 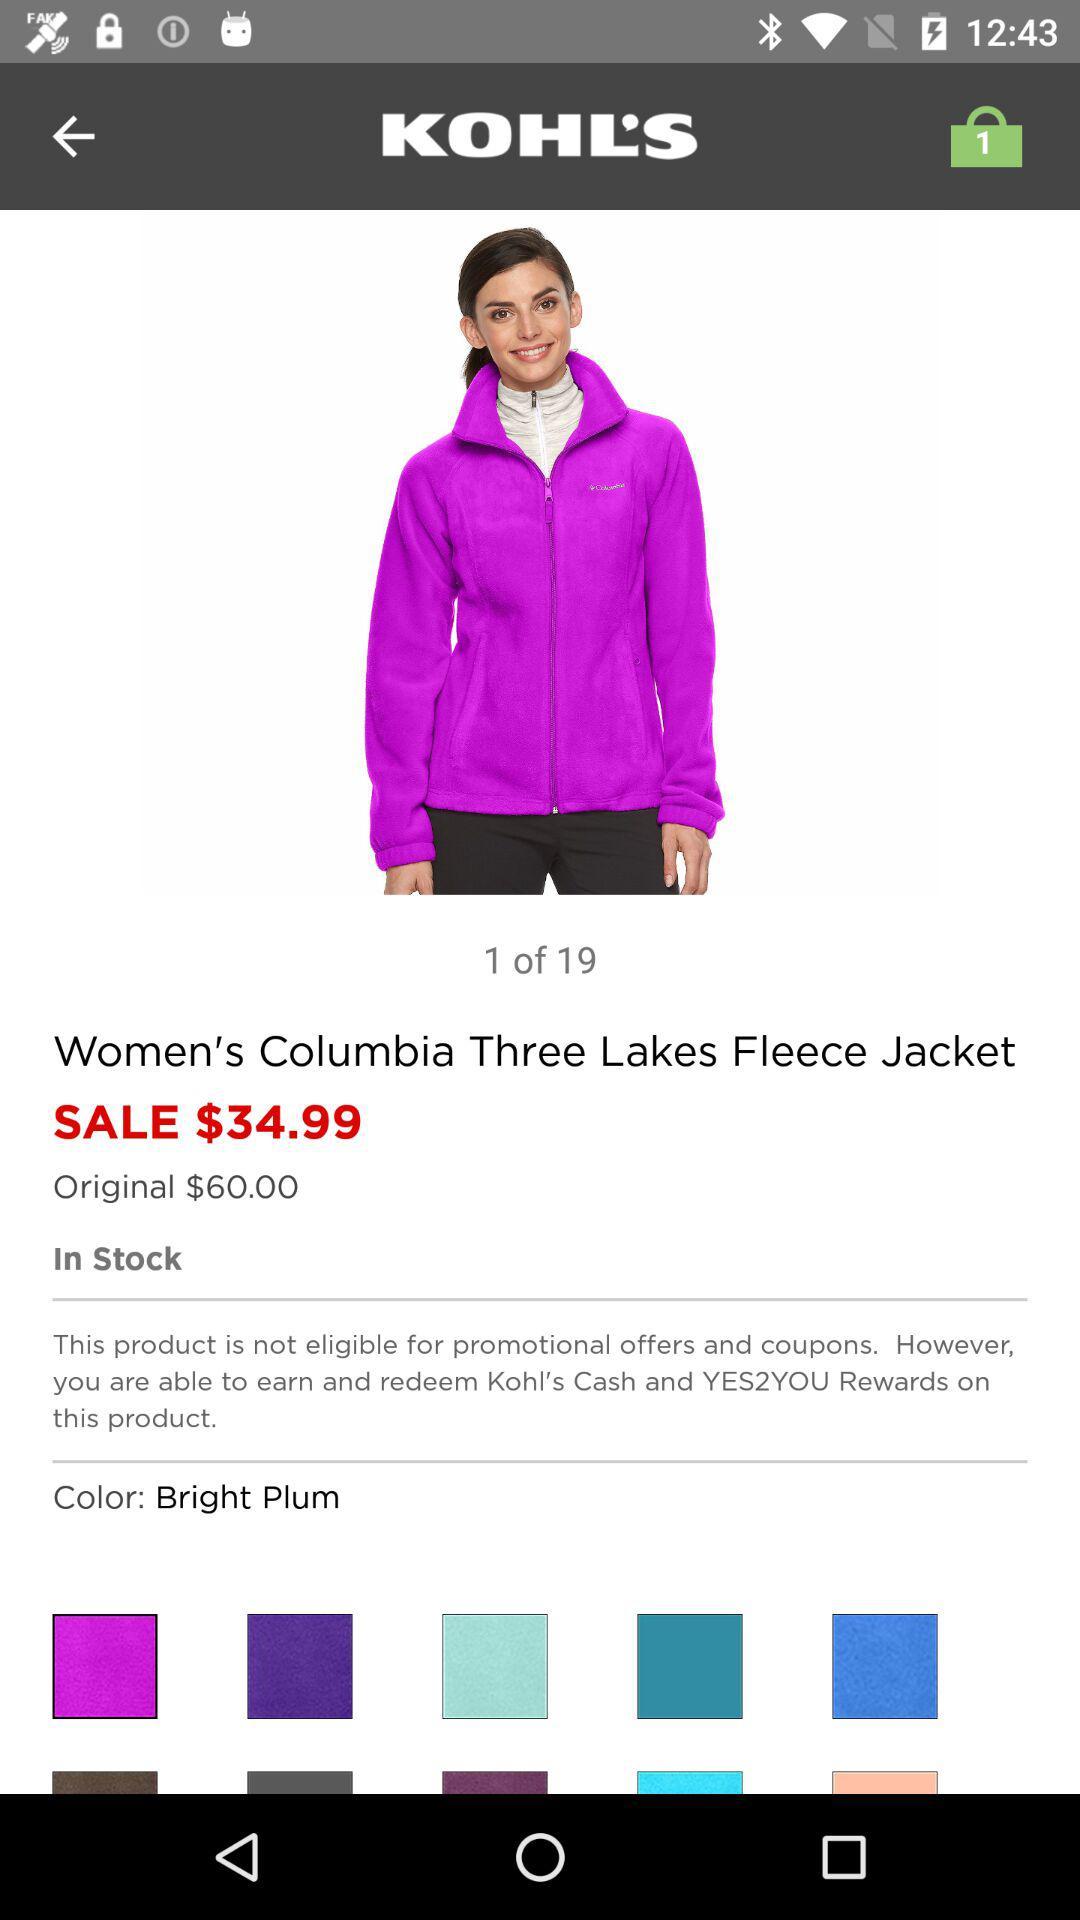 I want to click on choose color selection, so click(x=883, y=1666).